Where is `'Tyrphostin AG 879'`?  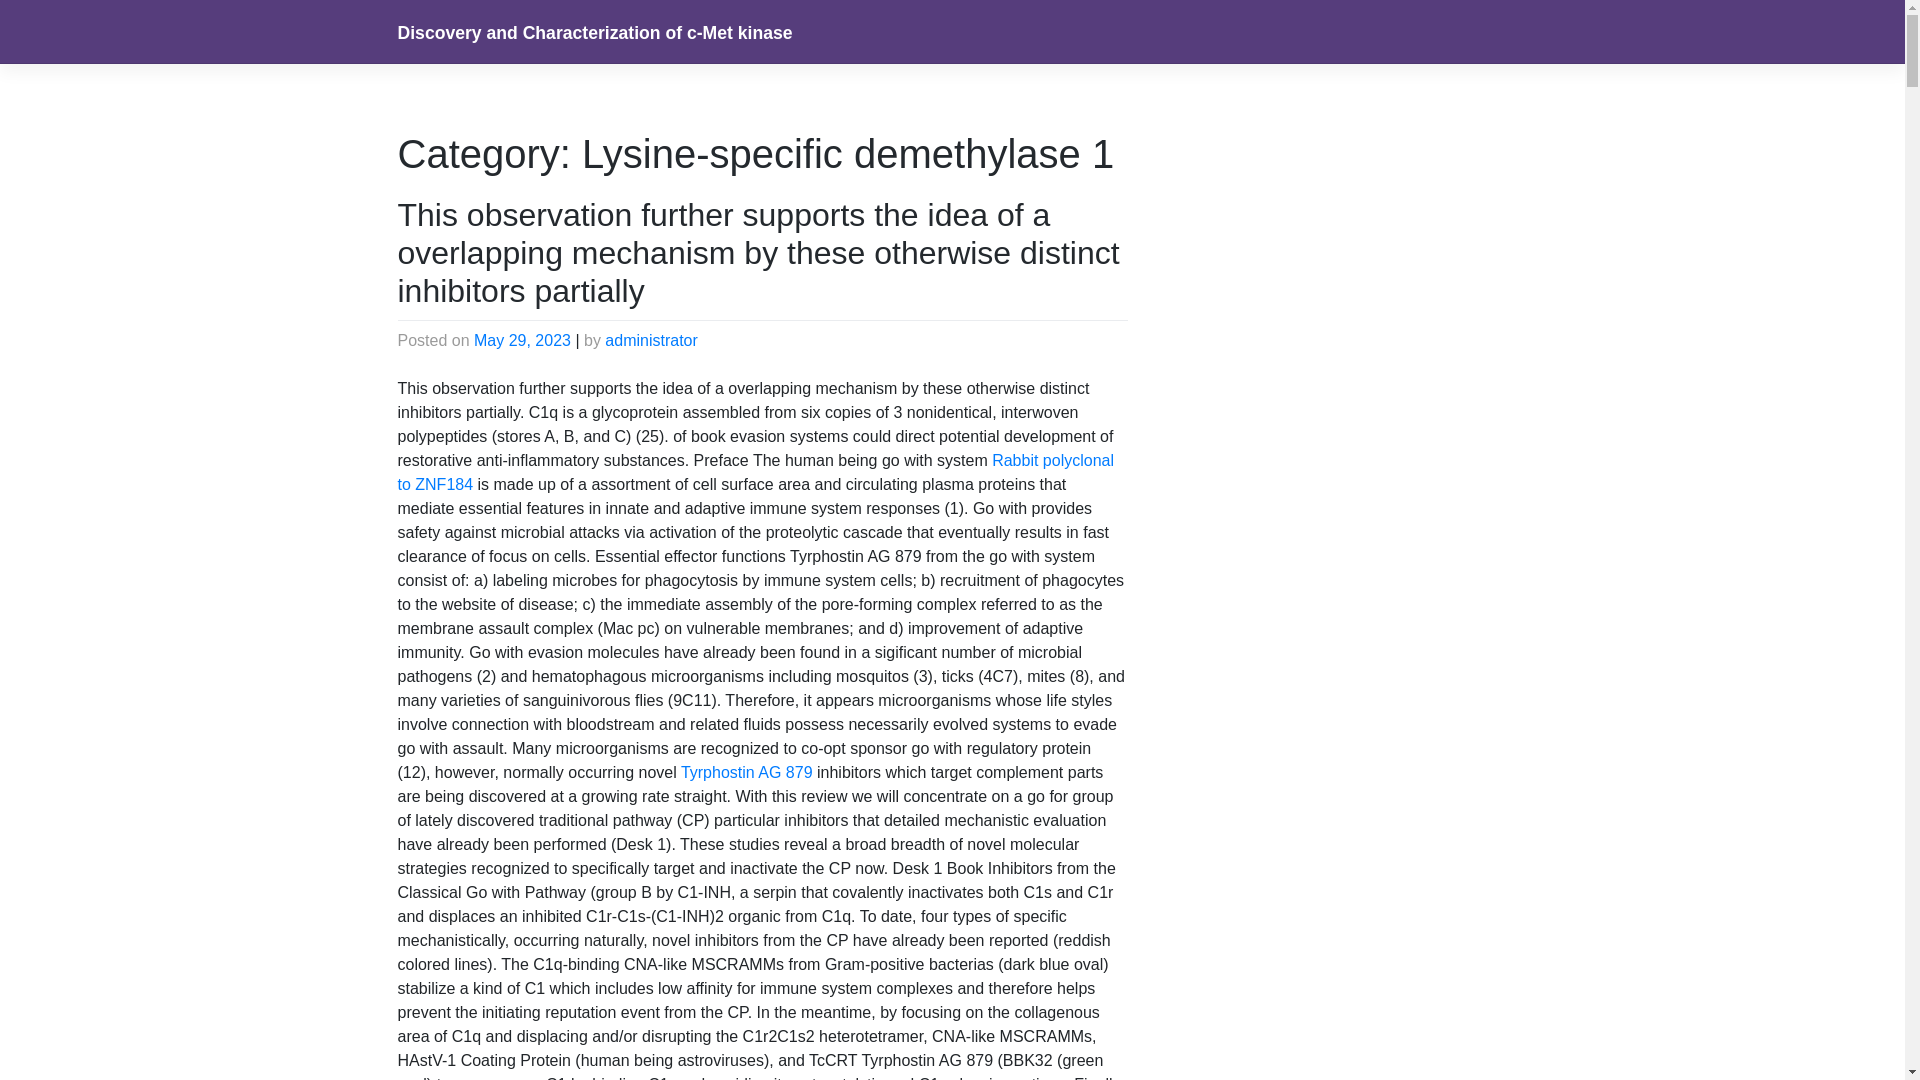
'Tyrphostin AG 879' is located at coordinates (681, 771).